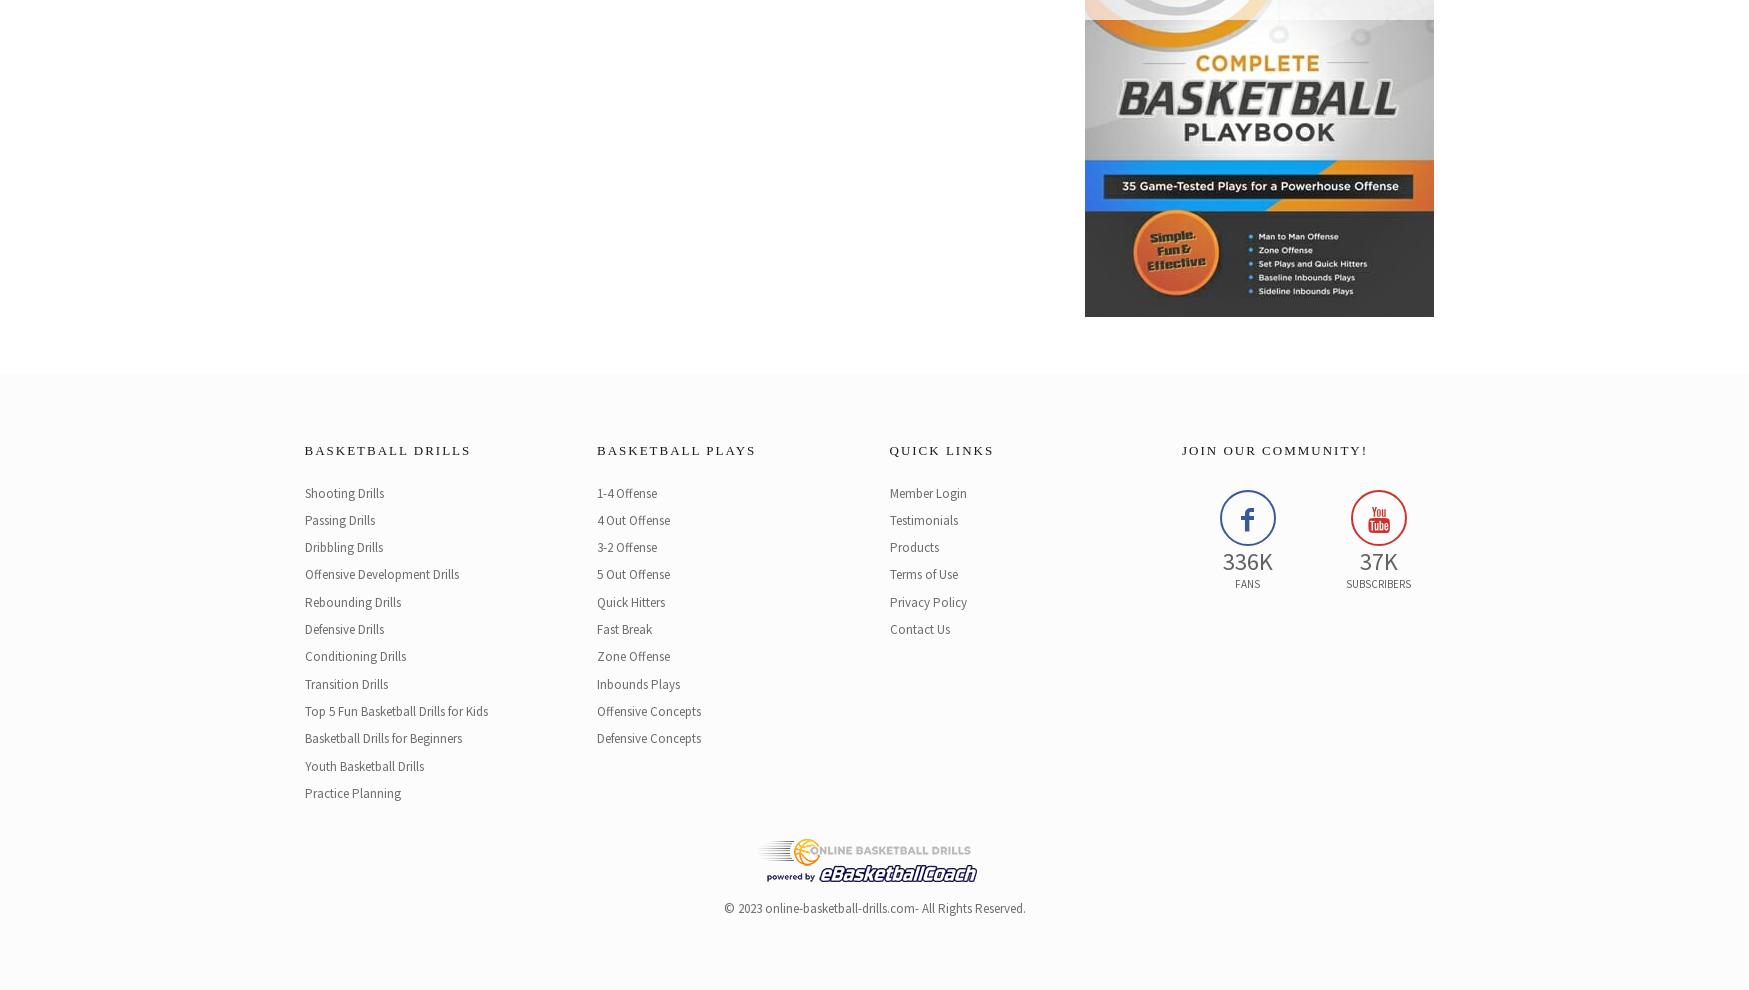 Image resolution: width=1749 pixels, height=990 pixels. Describe the element at coordinates (343, 492) in the screenshot. I see `'Shooting Drills'` at that location.